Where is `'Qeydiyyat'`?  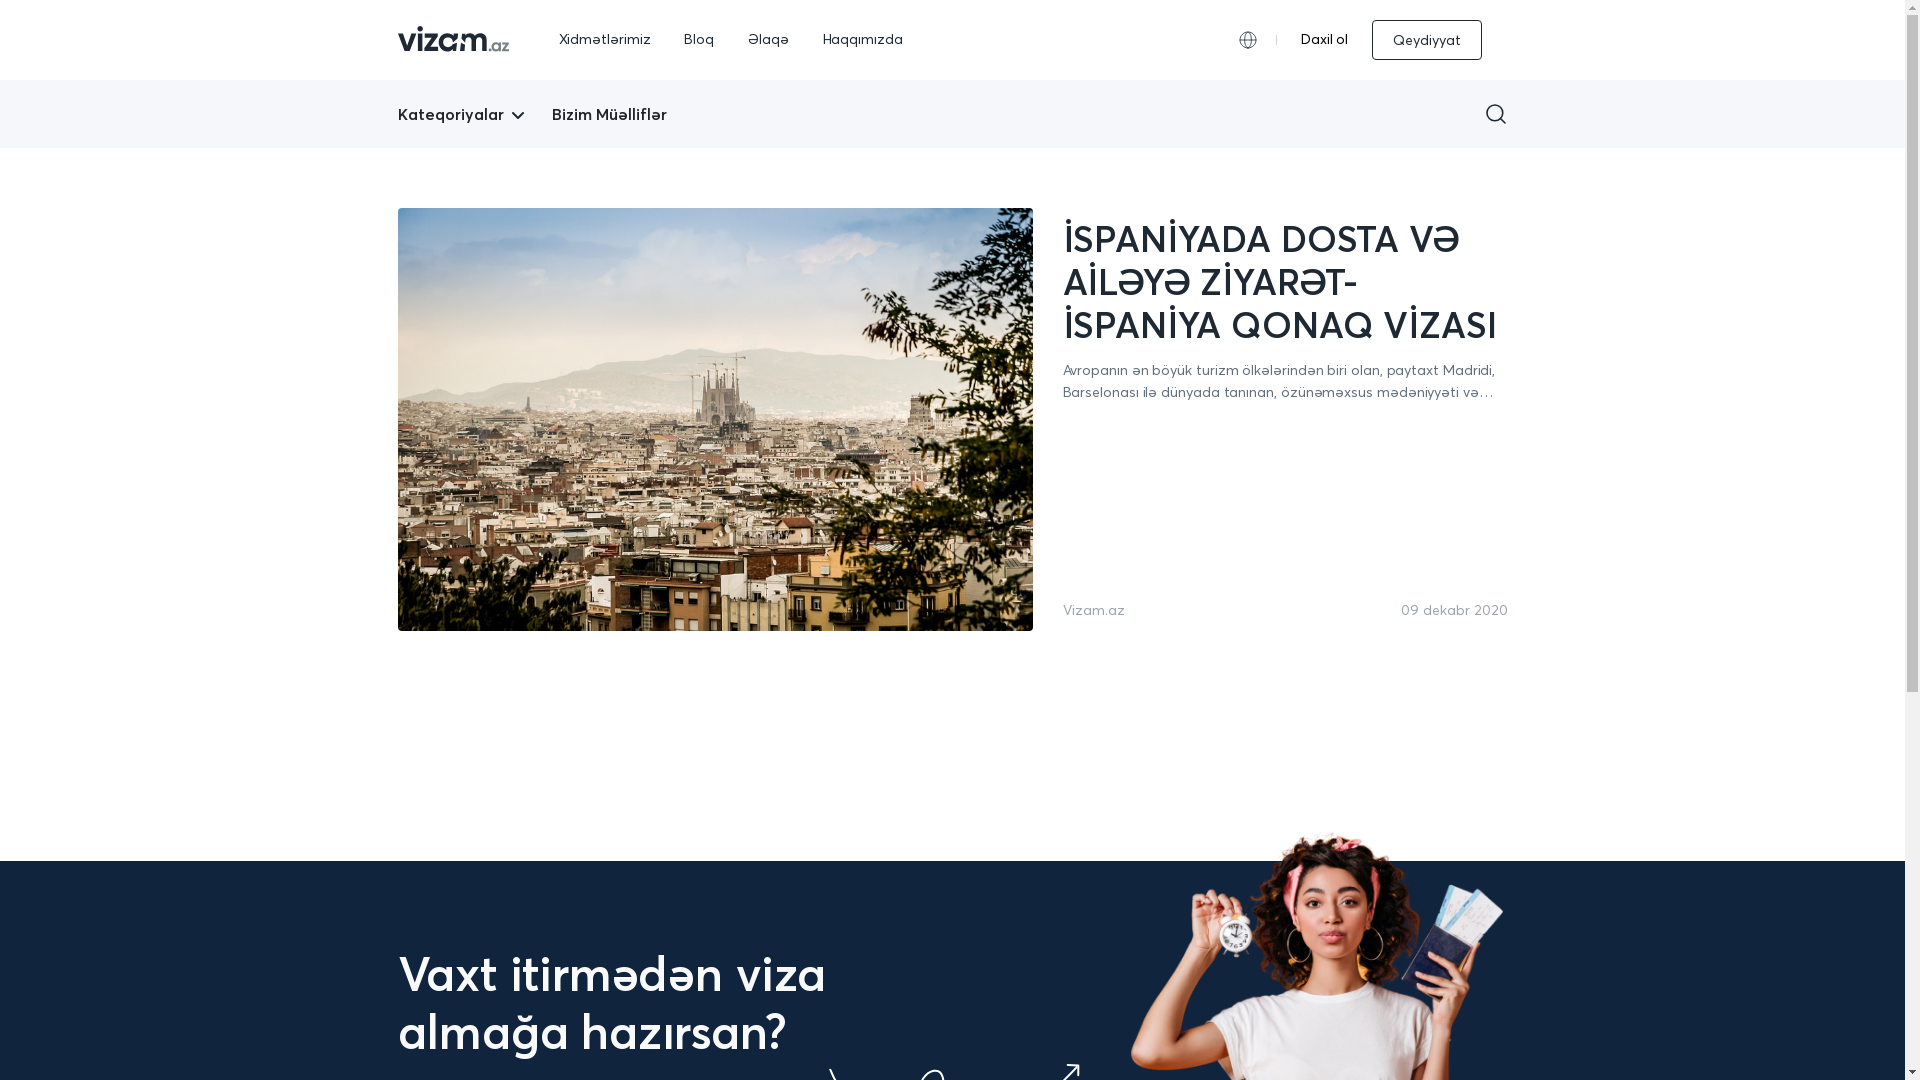
'Qeydiyyat' is located at coordinates (1371, 39).